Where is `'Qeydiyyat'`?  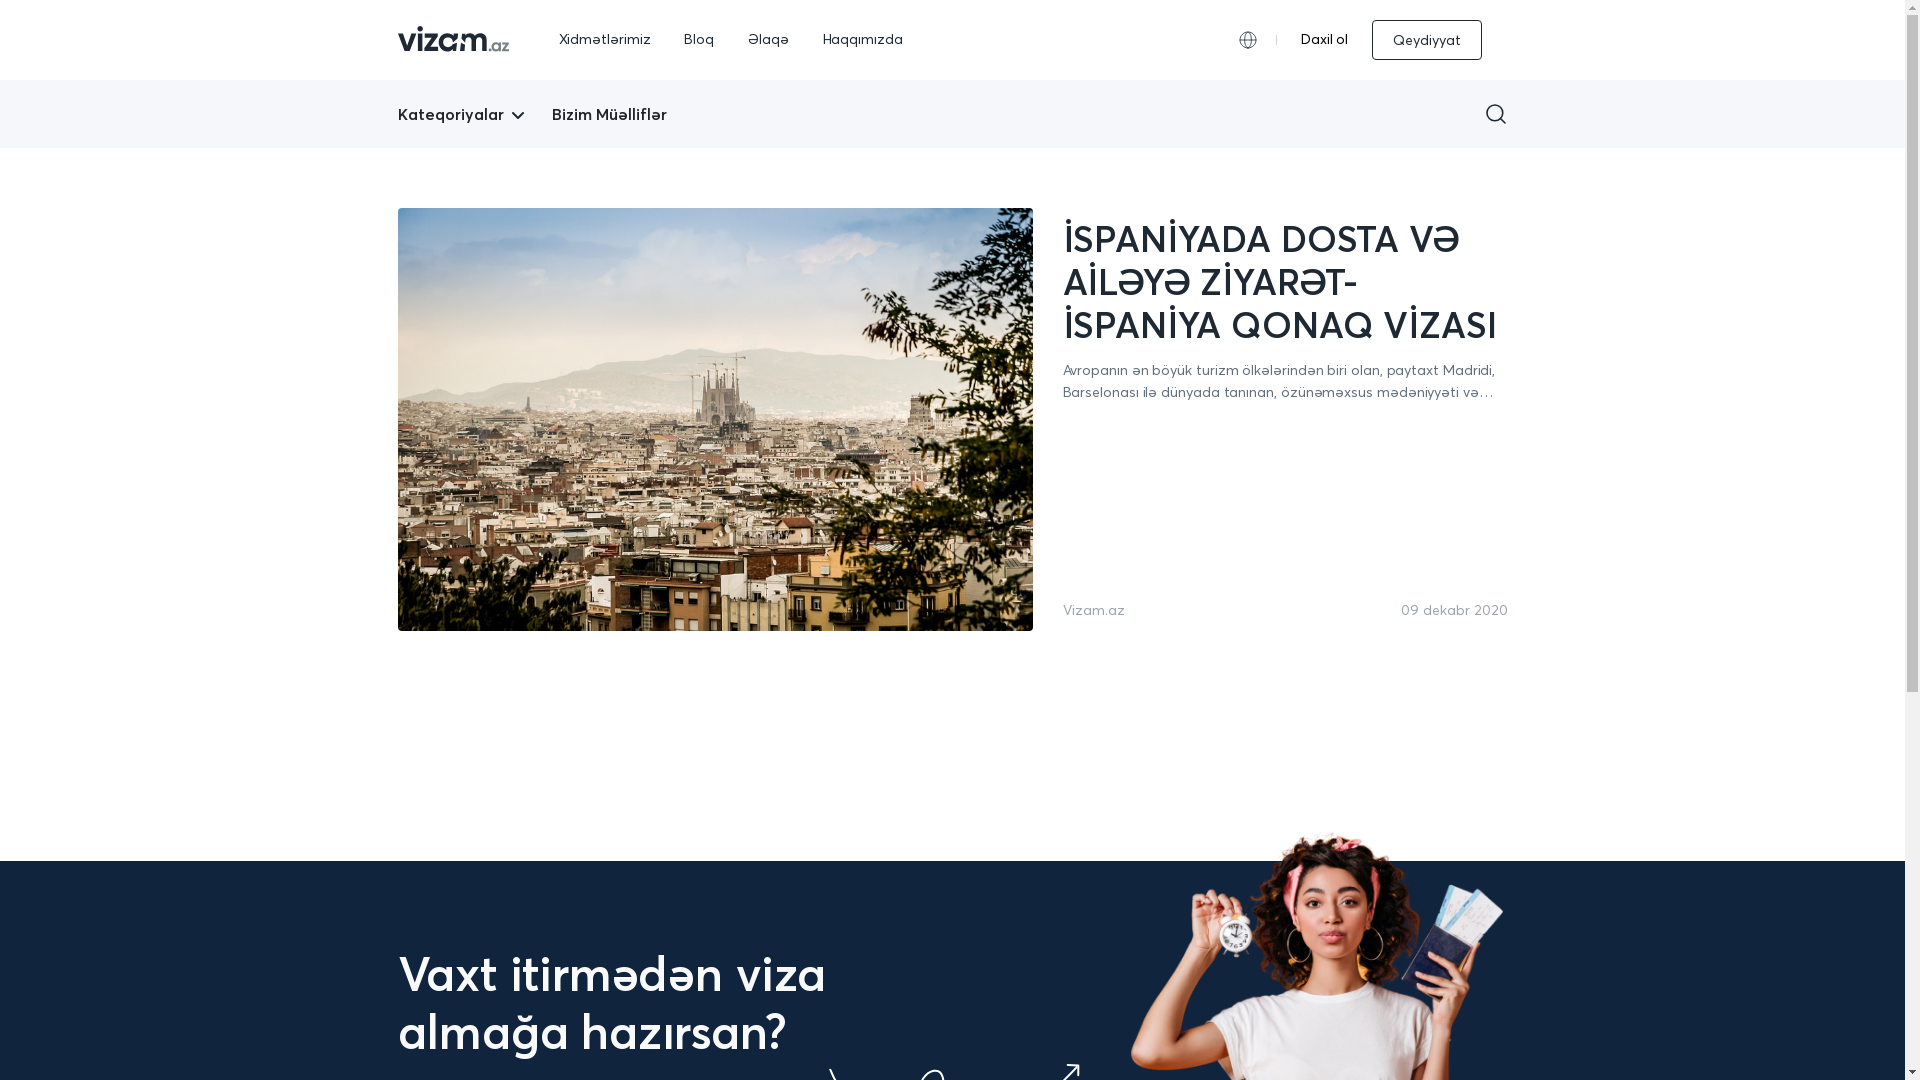
'Qeydiyyat' is located at coordinates (1371, 39).